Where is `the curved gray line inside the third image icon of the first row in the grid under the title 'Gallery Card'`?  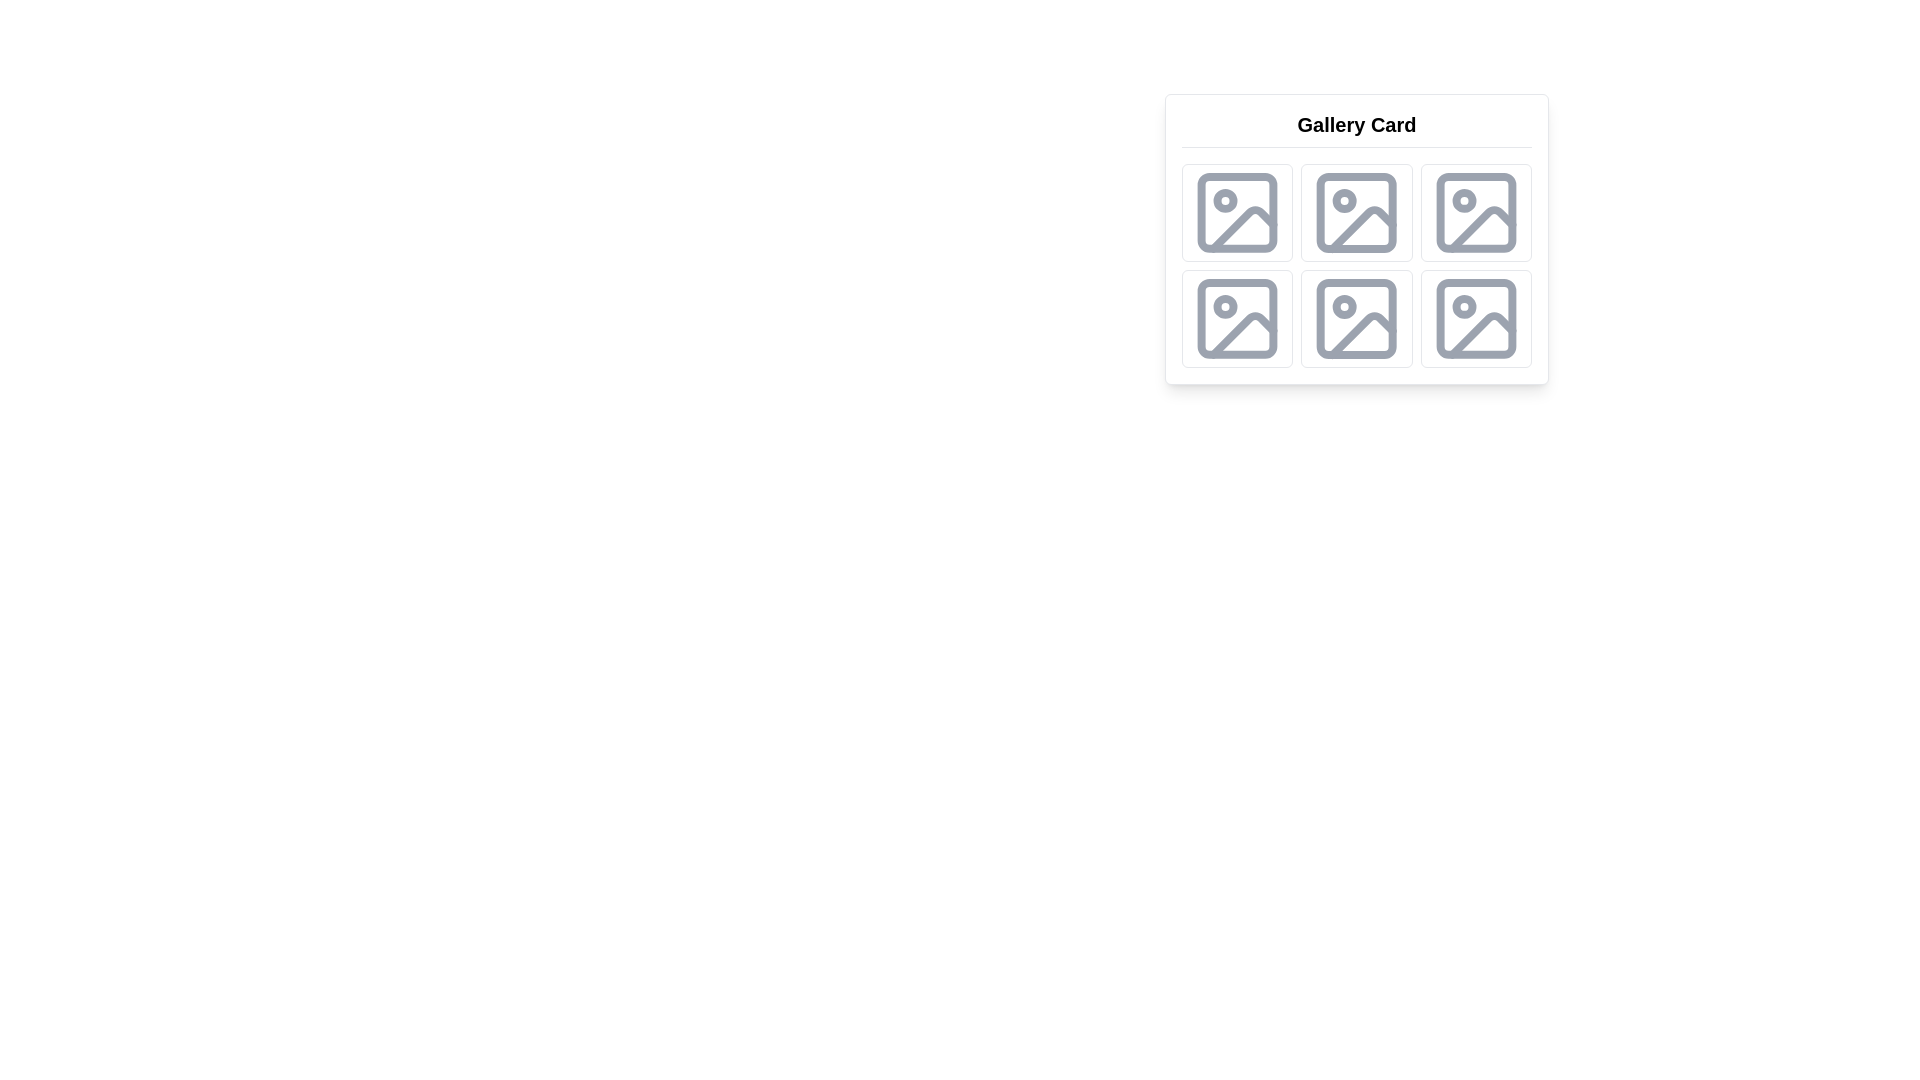
the curved gray line inside the third image icon of the first row in the grid under the title 'Gallery Card' is located at coordinates (1362, 228).